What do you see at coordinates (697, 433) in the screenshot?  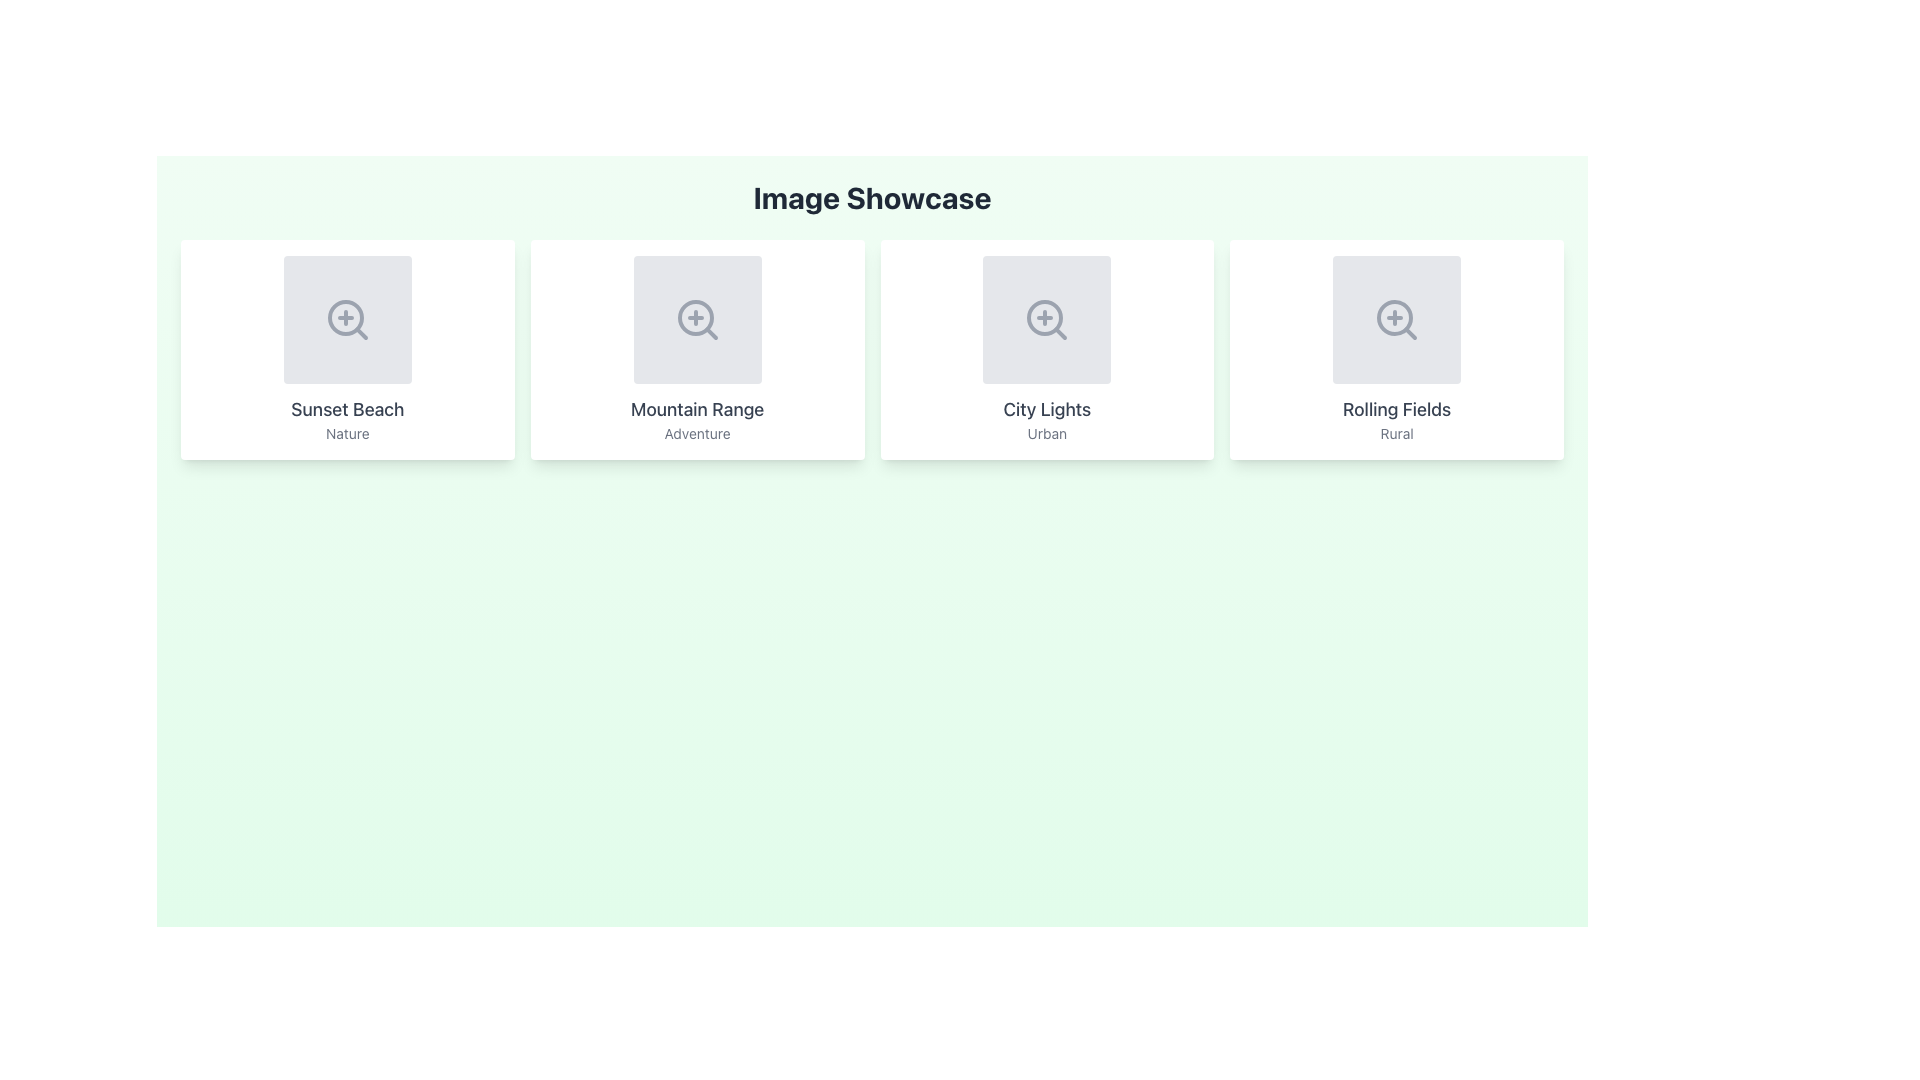 I see `text label located under the bold heading 'Mountain Range' in the second module of four horizontally aligned modules` at bounding box center [697, 433].